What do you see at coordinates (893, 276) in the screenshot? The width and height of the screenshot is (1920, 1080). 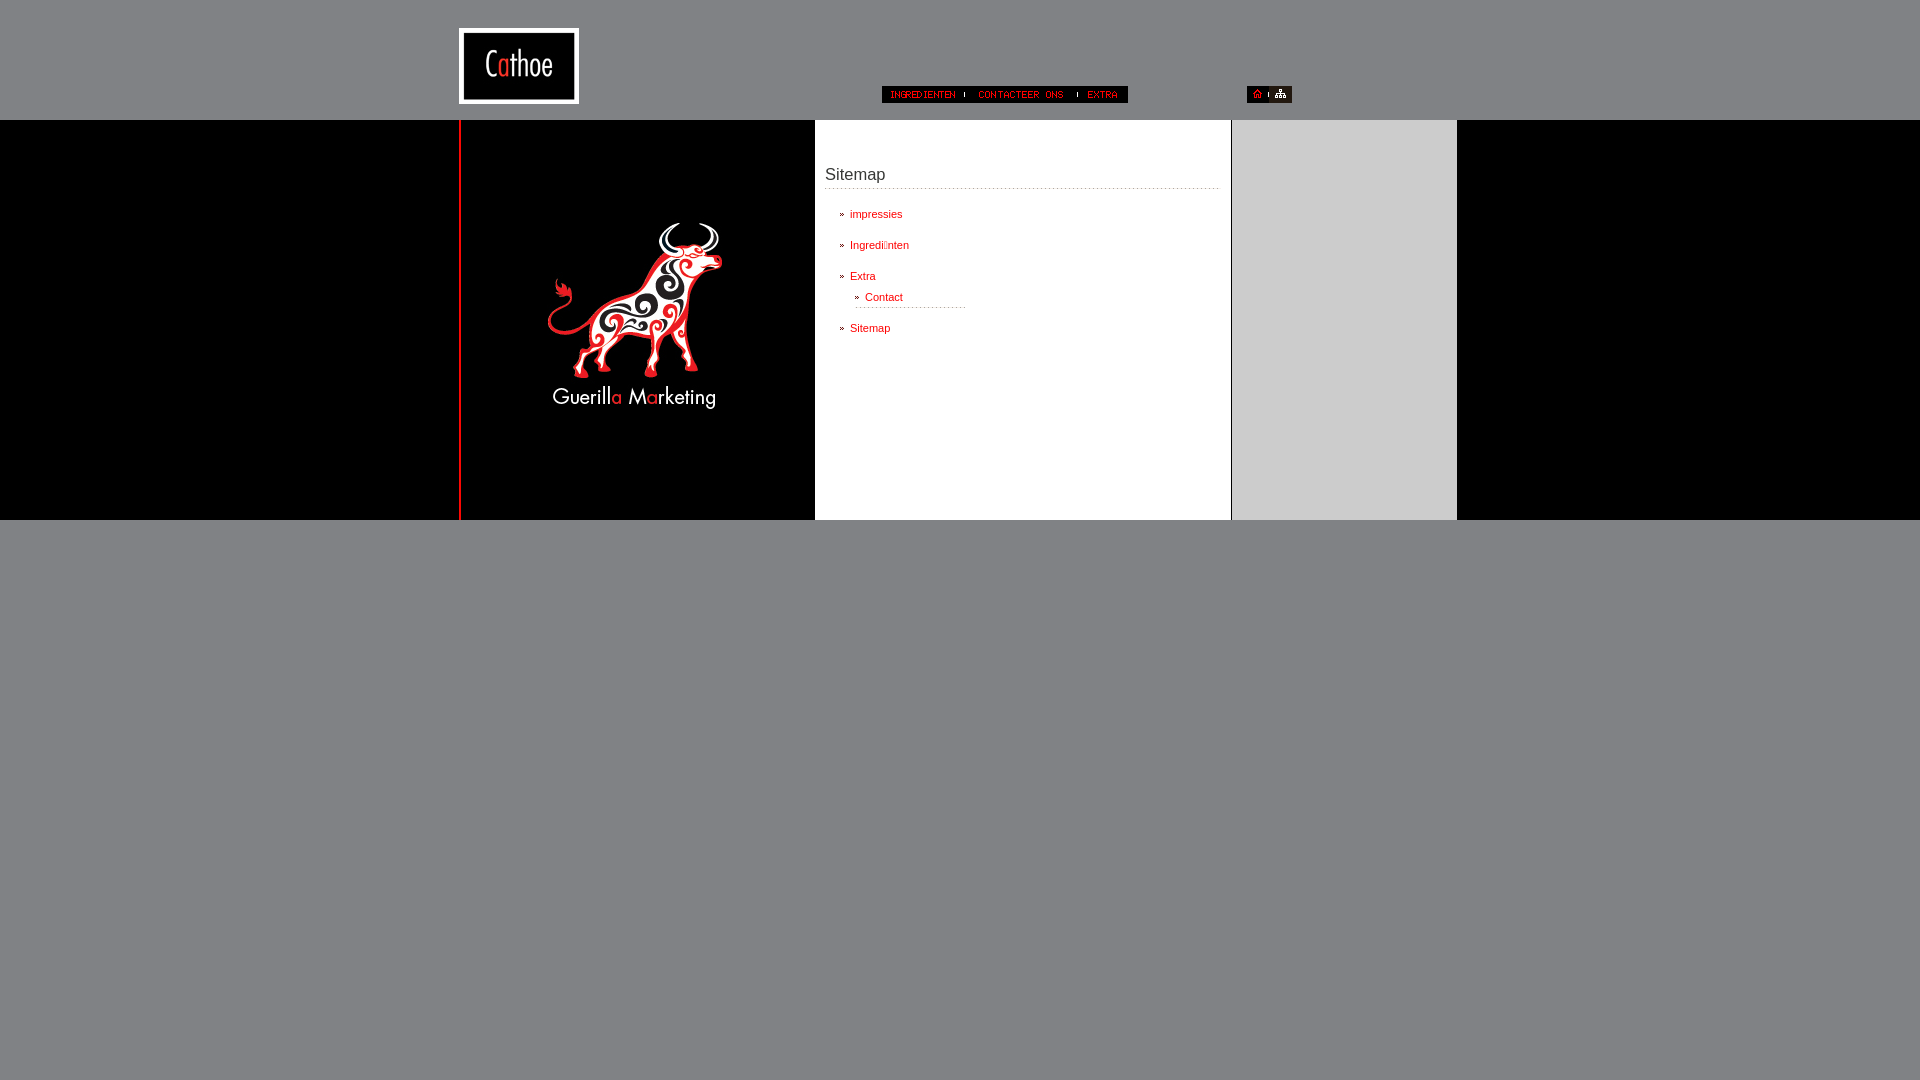 I see `'Extra'` at bounding box center [893, 276].